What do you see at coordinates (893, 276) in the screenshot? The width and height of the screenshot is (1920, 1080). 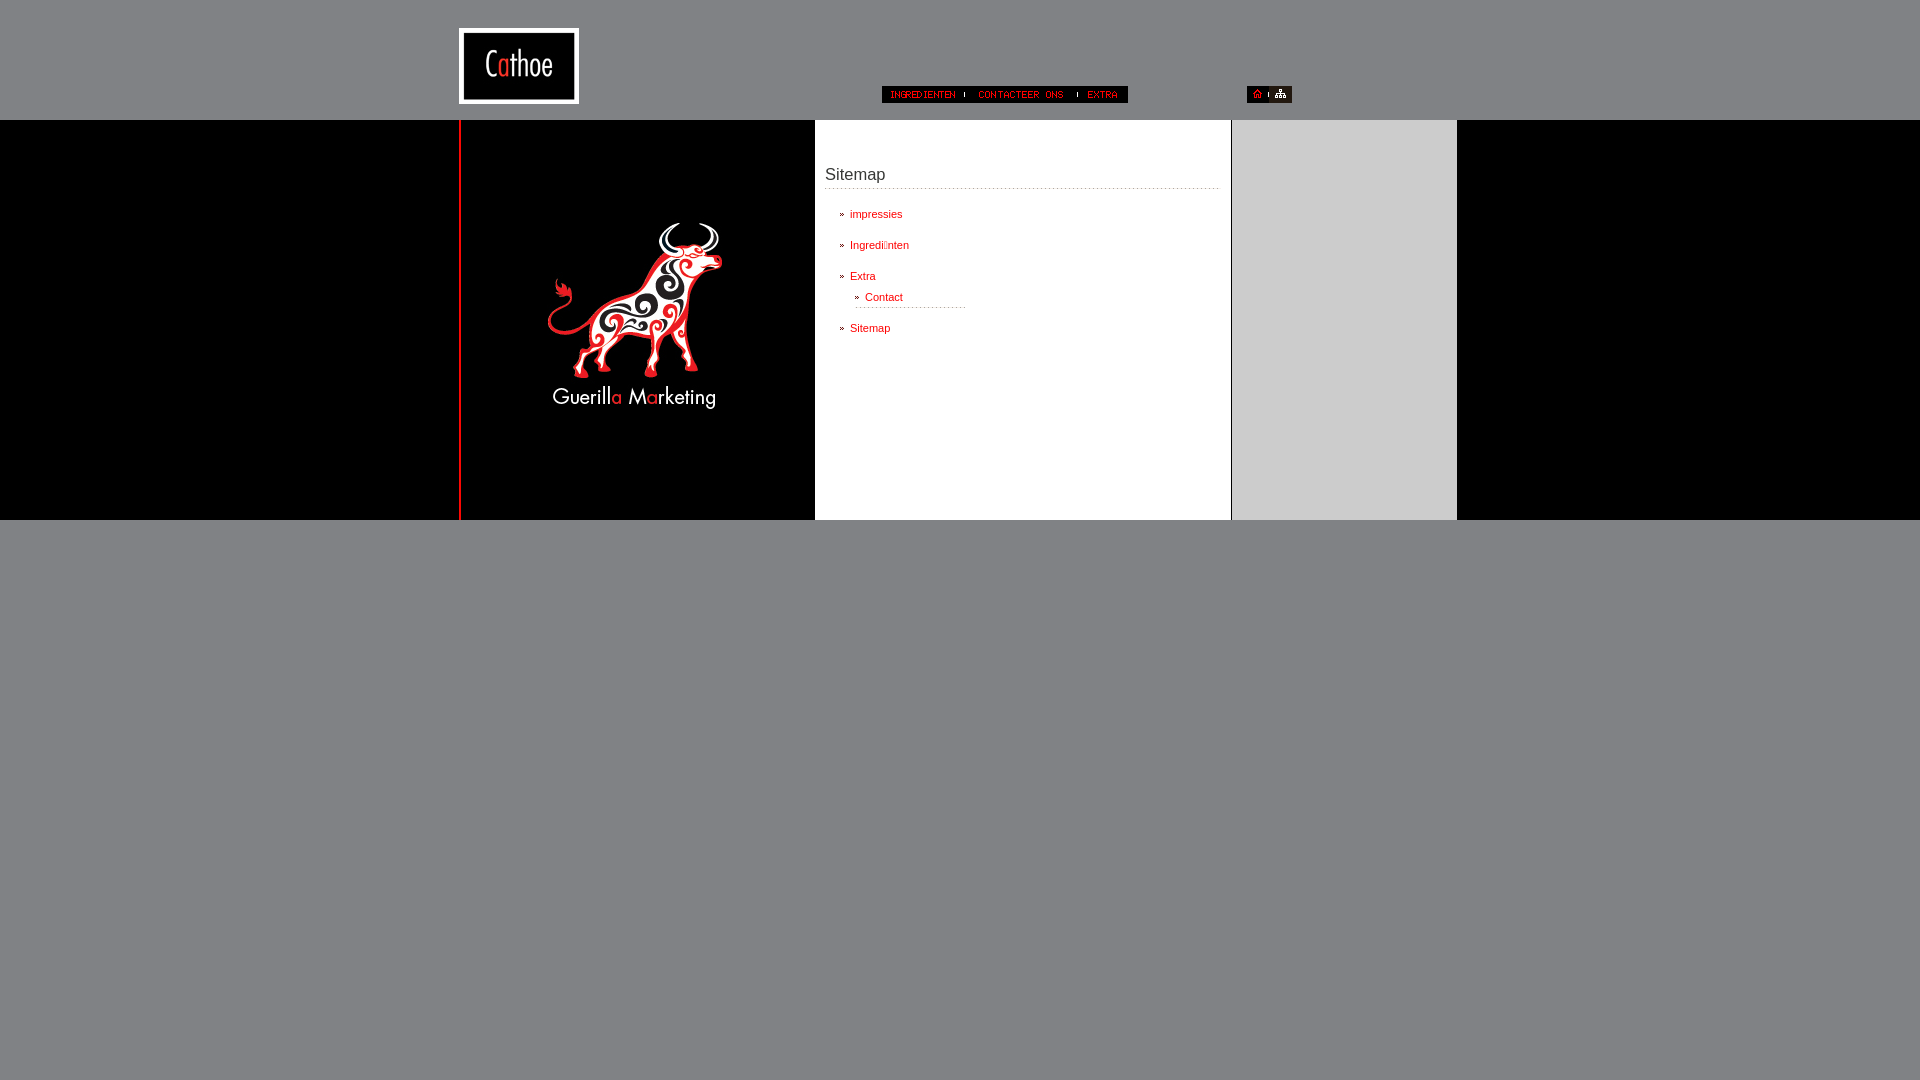 I see `'Extra'` at bounding box center [893, 276].